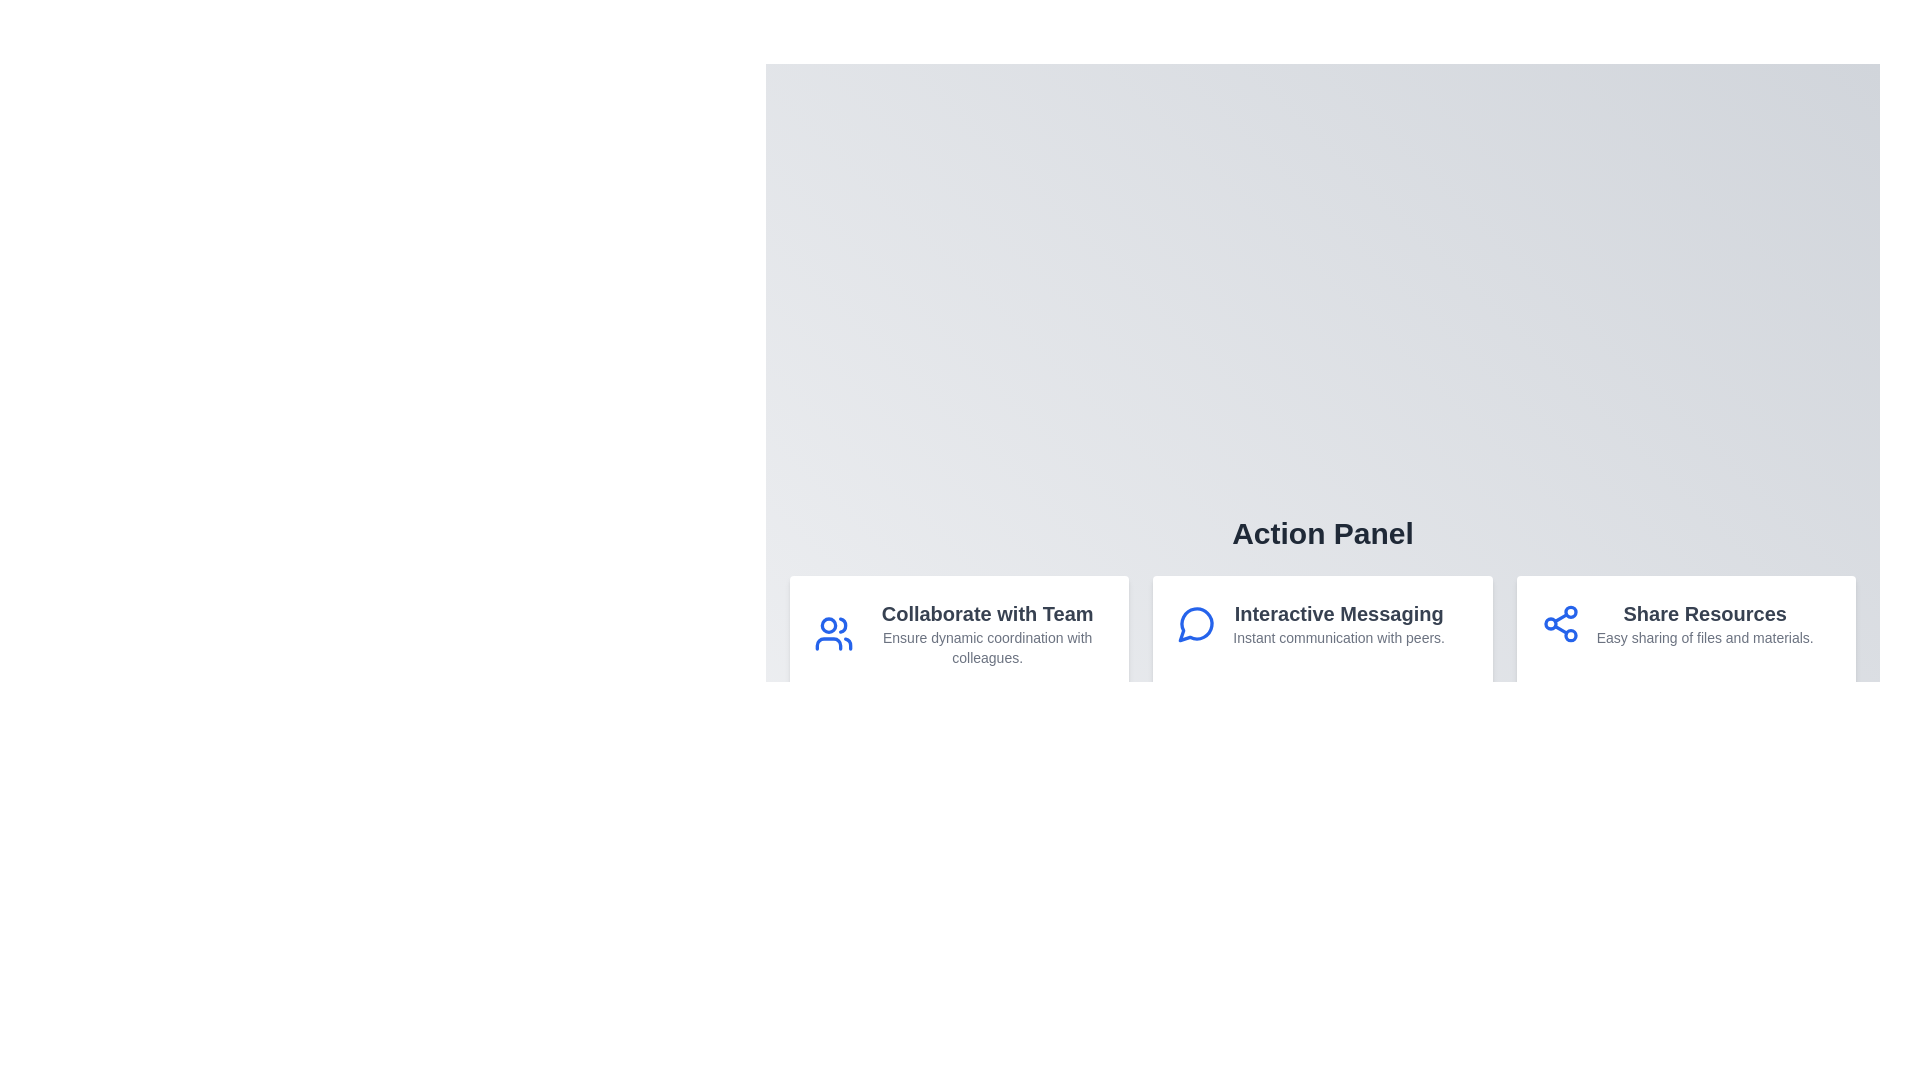  I want to click on the Informational Text Block titled 'Collaborate with Team' which contains a subtext 'Ensure dynamic coordination with colleagues.', so click(987, 633).